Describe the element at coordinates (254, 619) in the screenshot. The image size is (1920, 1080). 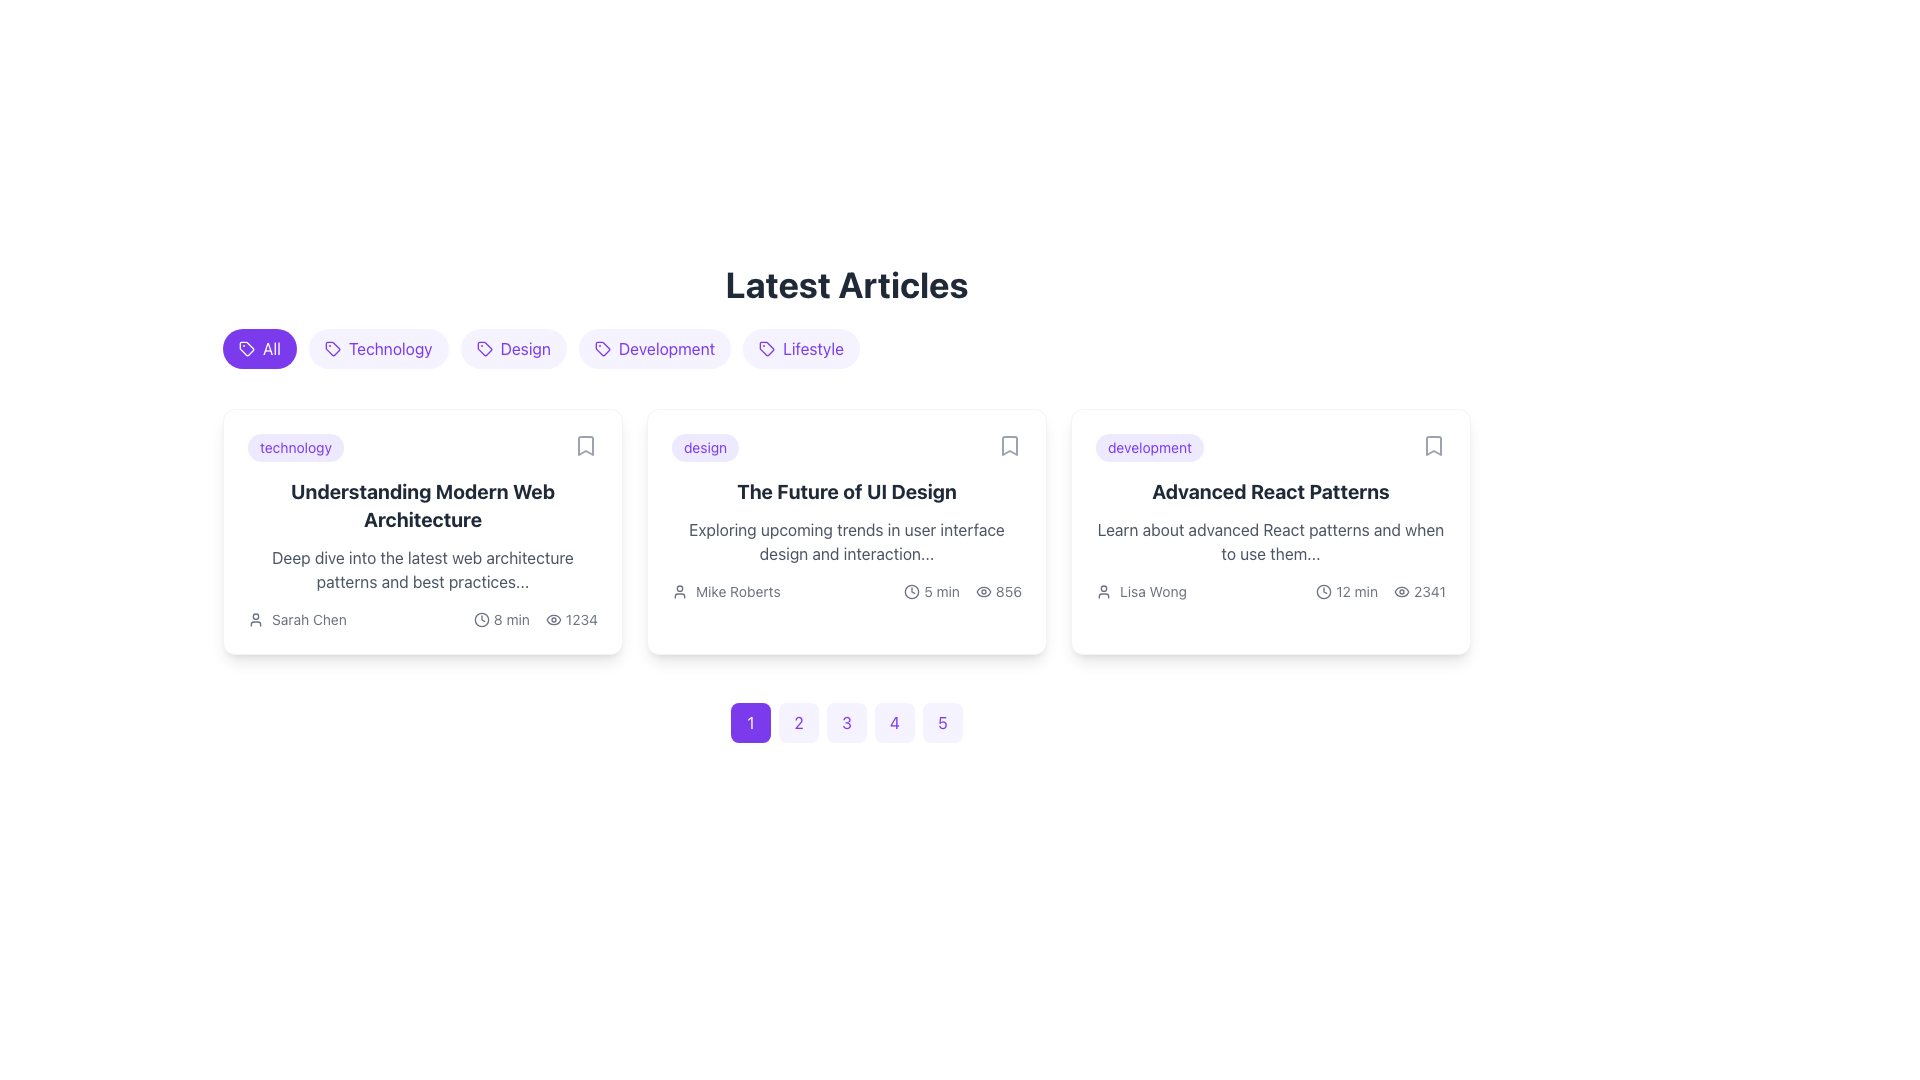
I see `the user avatar icon, which is a small circular silhouette representing a profile, located to the left of the text 'Sarah Chen' in the bottom-left section of the first article card` at that location.